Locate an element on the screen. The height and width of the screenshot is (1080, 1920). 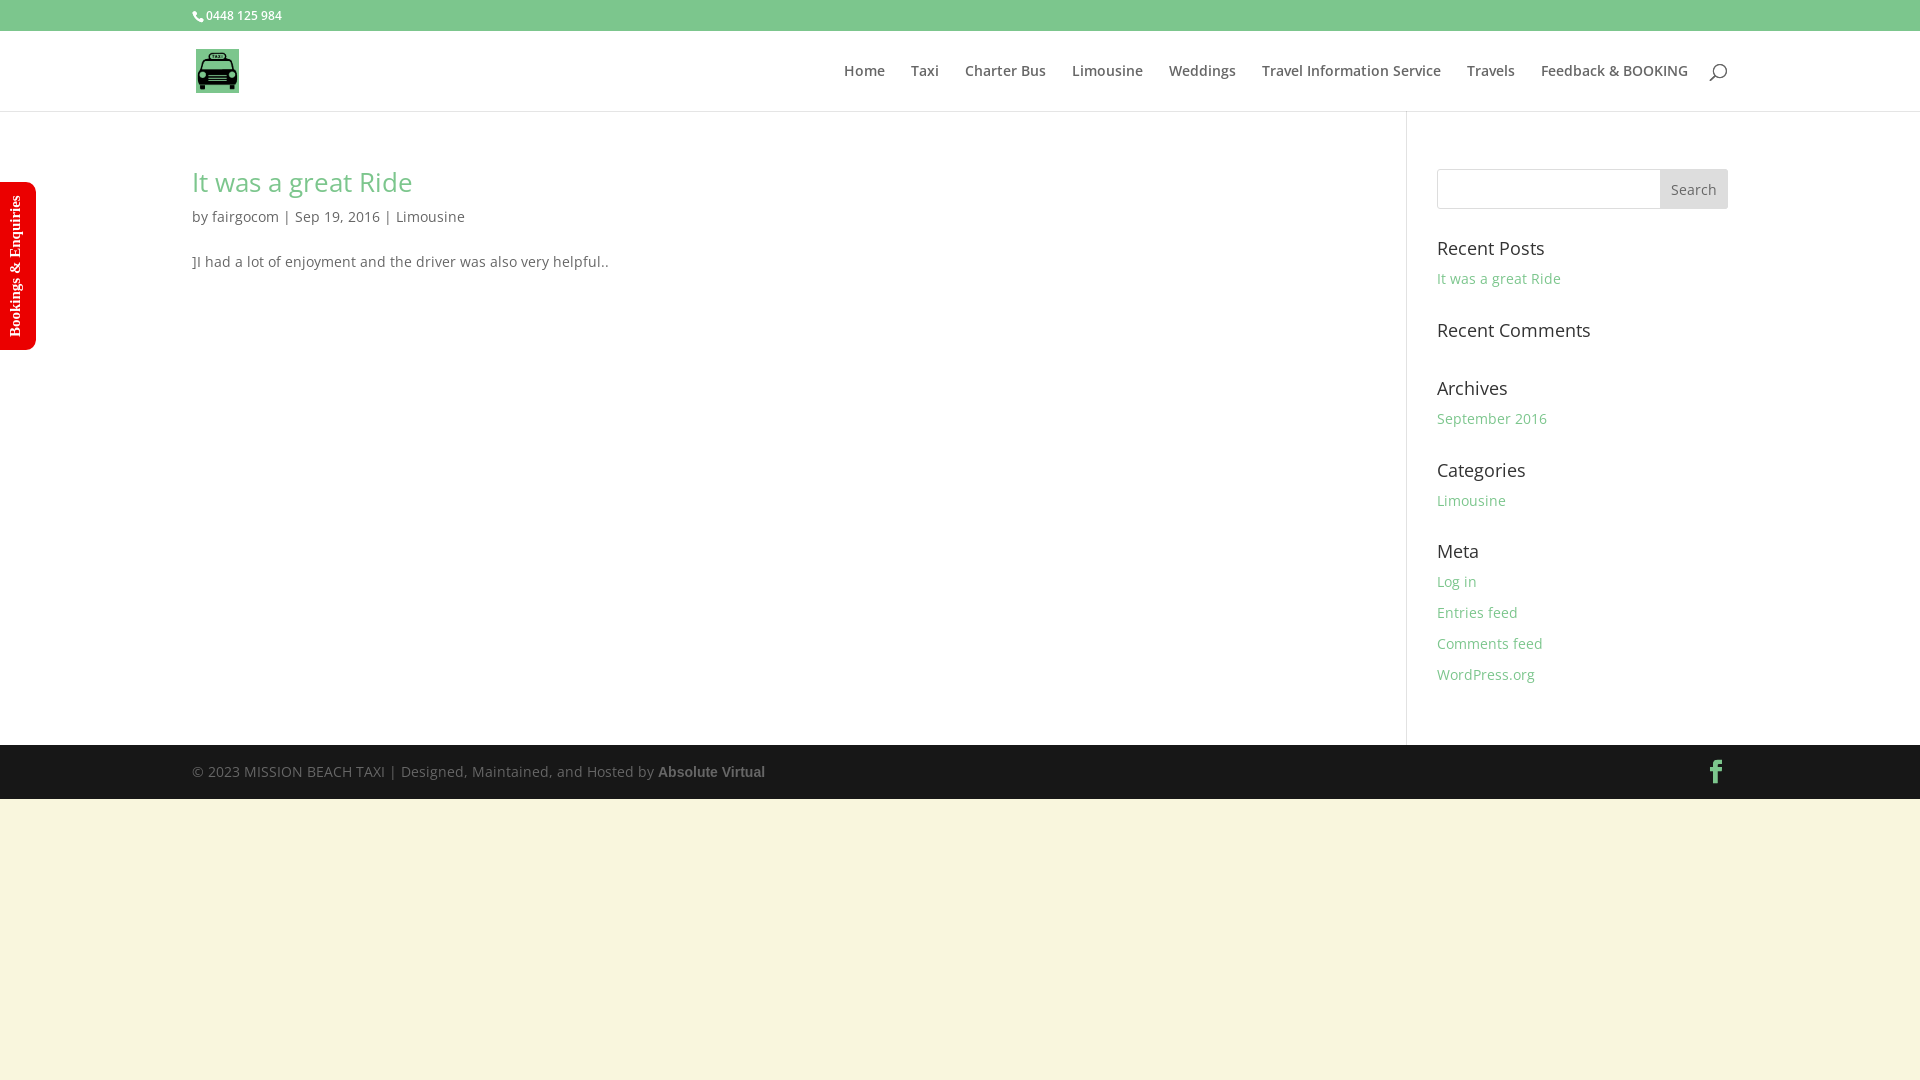
'Log in' is located at coordinates (1457, 581).